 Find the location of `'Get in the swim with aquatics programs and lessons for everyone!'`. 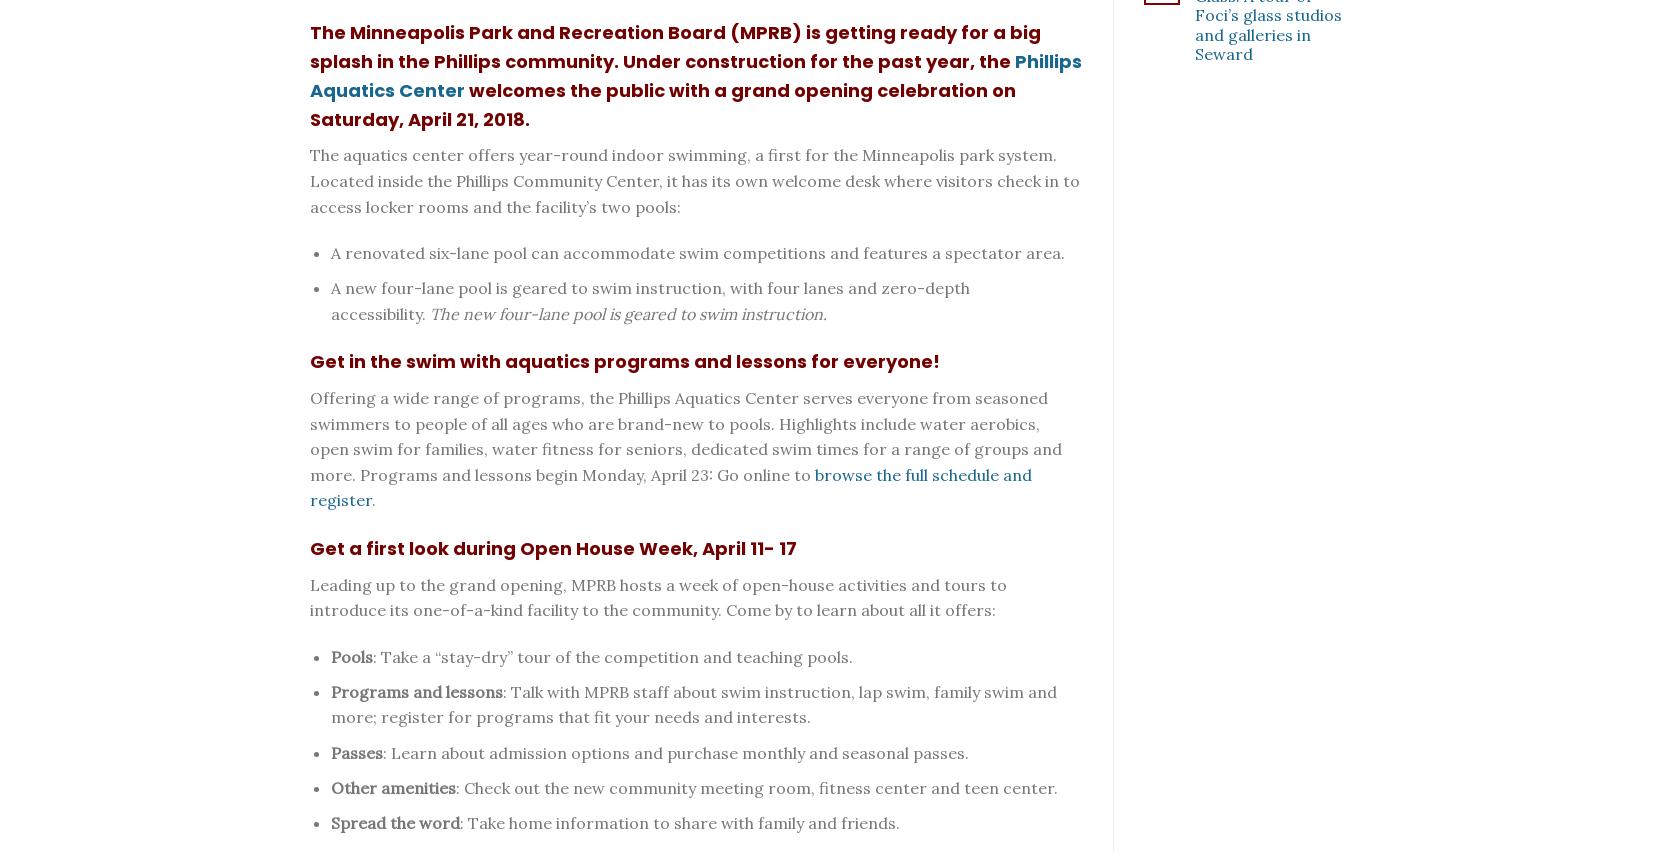

'Get in the swim with aquatics programs and lessons for everyone!' is located at coordinates (624, 360).